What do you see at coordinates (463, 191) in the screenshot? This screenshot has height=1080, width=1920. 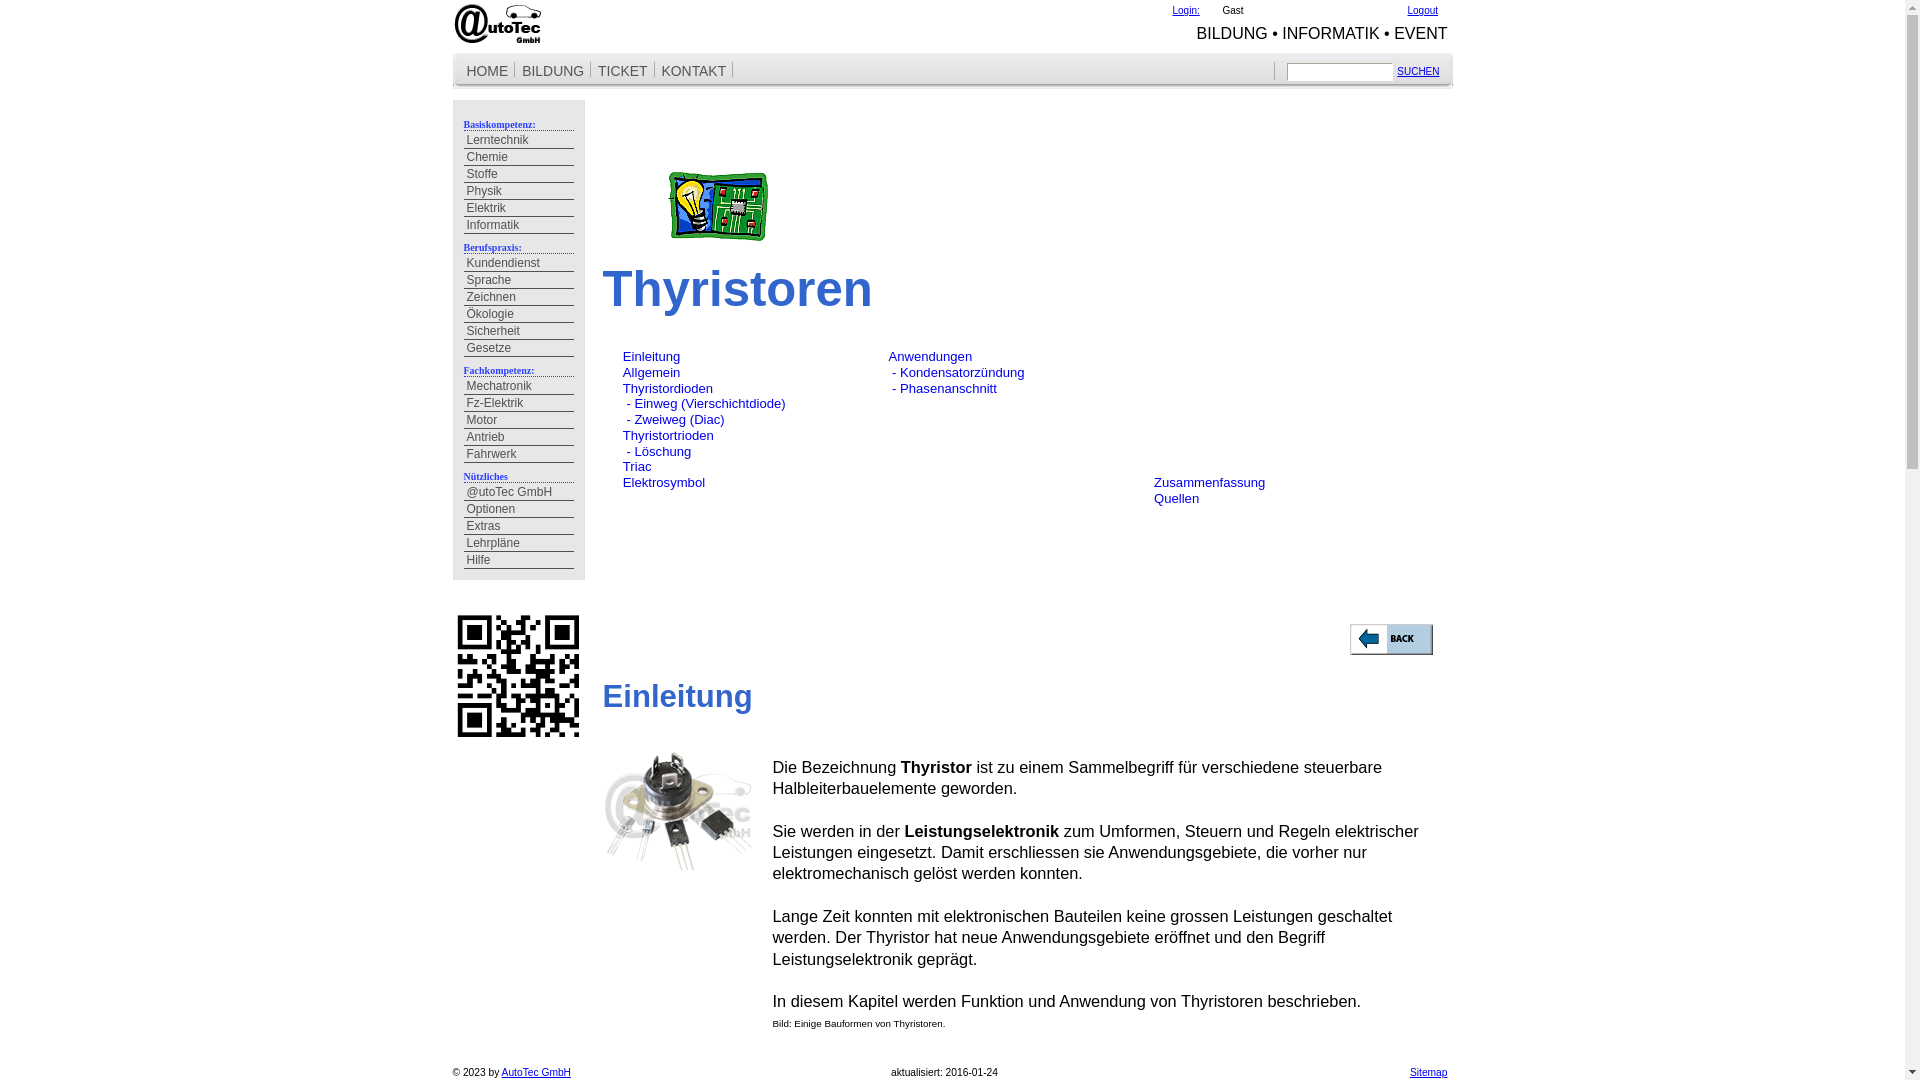 I see `'Physik'` at bounding box center [463, 191].